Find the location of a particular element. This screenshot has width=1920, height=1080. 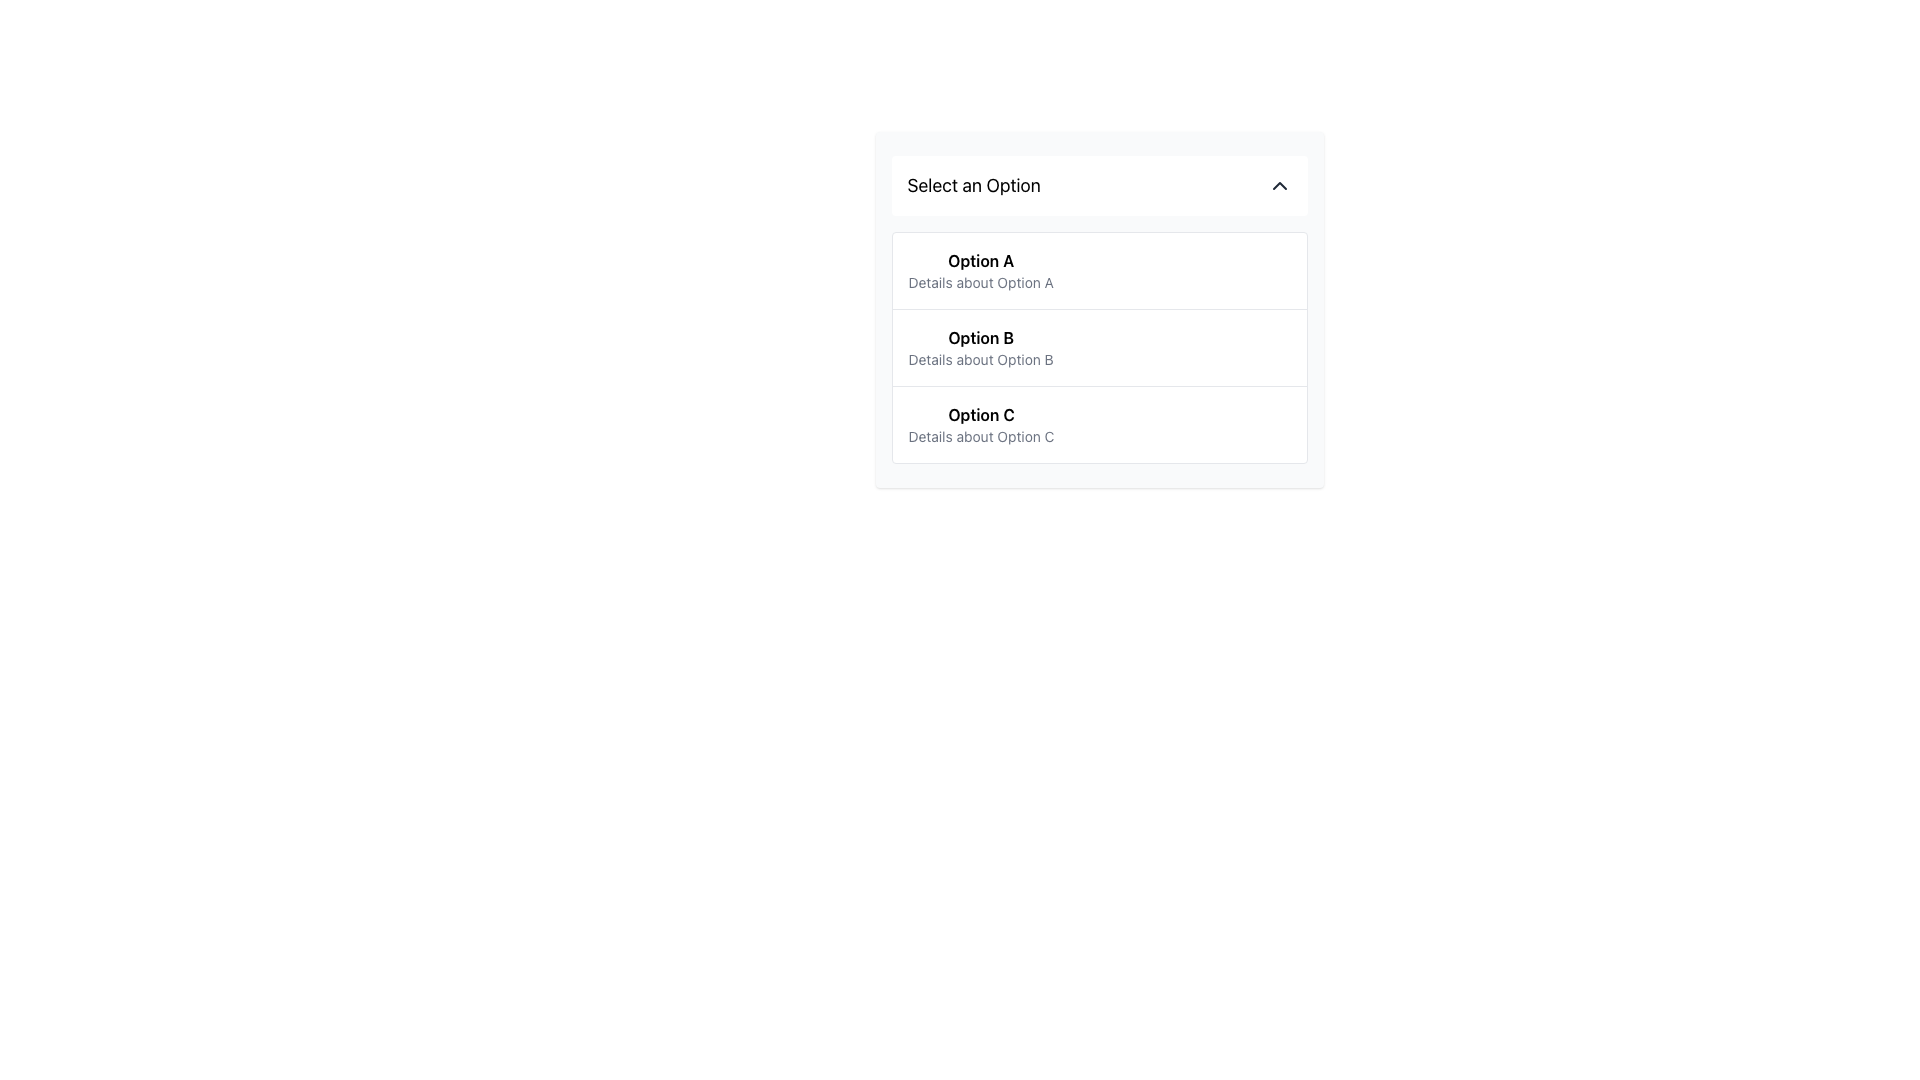

the first selectable list item labeled 'Option A' in the dropdown menu is located at coordinates (981, 270).